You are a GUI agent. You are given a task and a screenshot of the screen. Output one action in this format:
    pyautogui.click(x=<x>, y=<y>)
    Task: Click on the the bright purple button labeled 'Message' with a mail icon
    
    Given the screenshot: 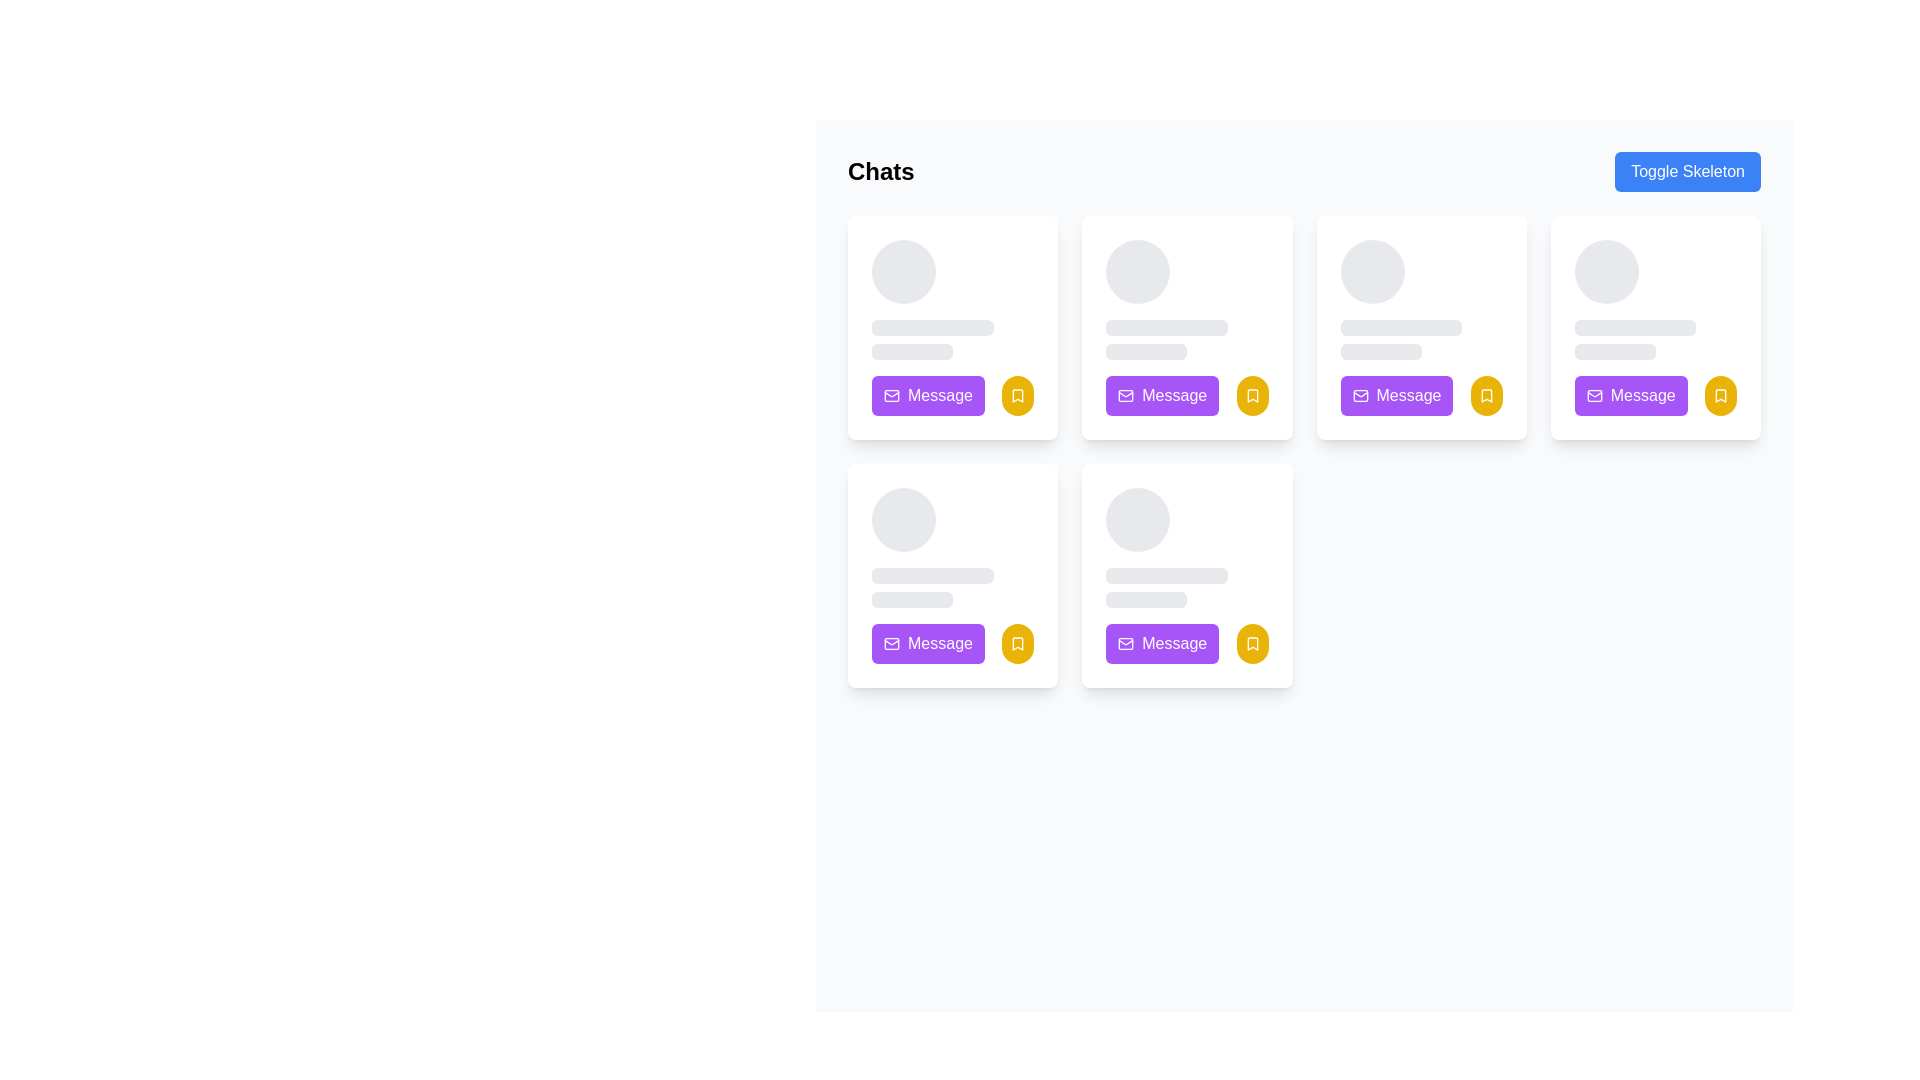 What is the action you would take?
    pyautogui.click(x=952, y=396)
    